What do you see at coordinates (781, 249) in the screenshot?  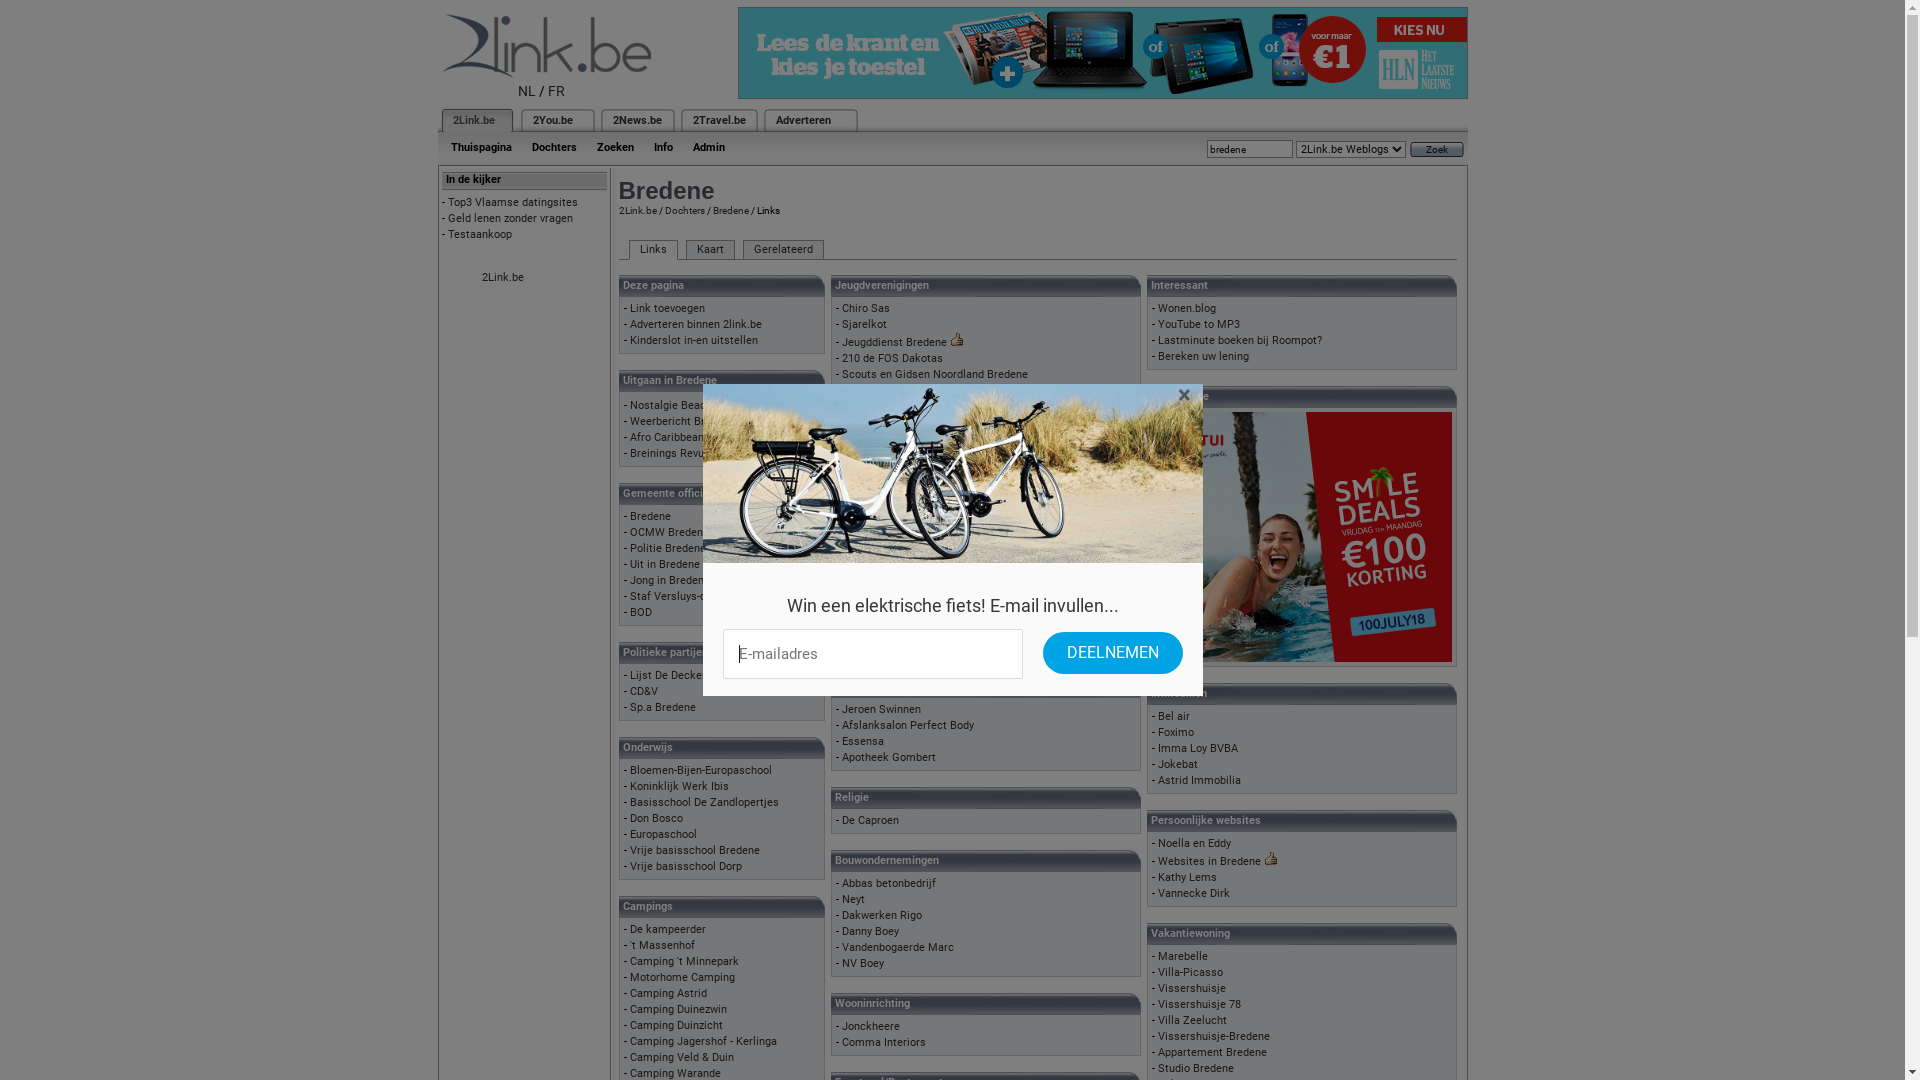 I see `'Gerelateerd'` at bounding box center [781, 249].